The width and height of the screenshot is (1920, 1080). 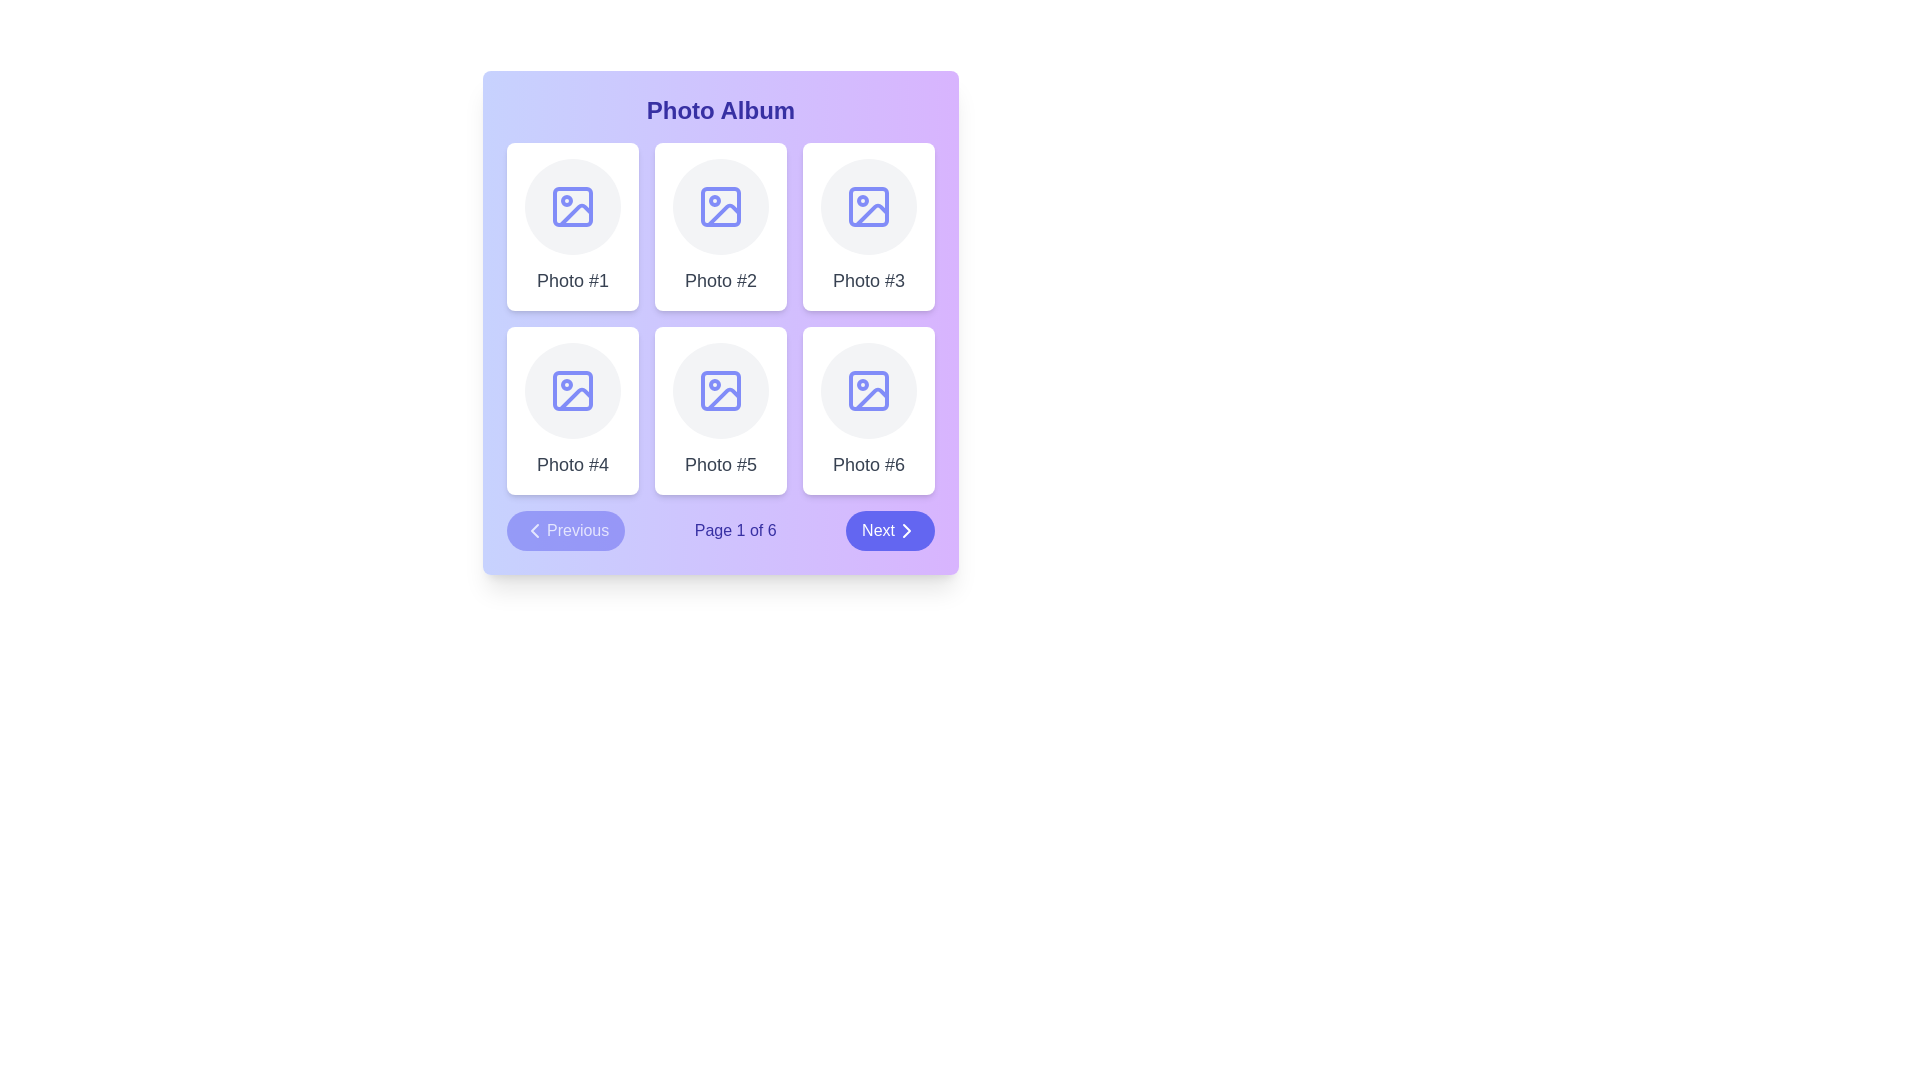 What do you see at coordinates (720, 390) in the screenshot?
I see `the icon button representing the image for the card labeled 'Photo #5', which is located in the bottom row, center column of the grid` at bounding box center [720, 390].